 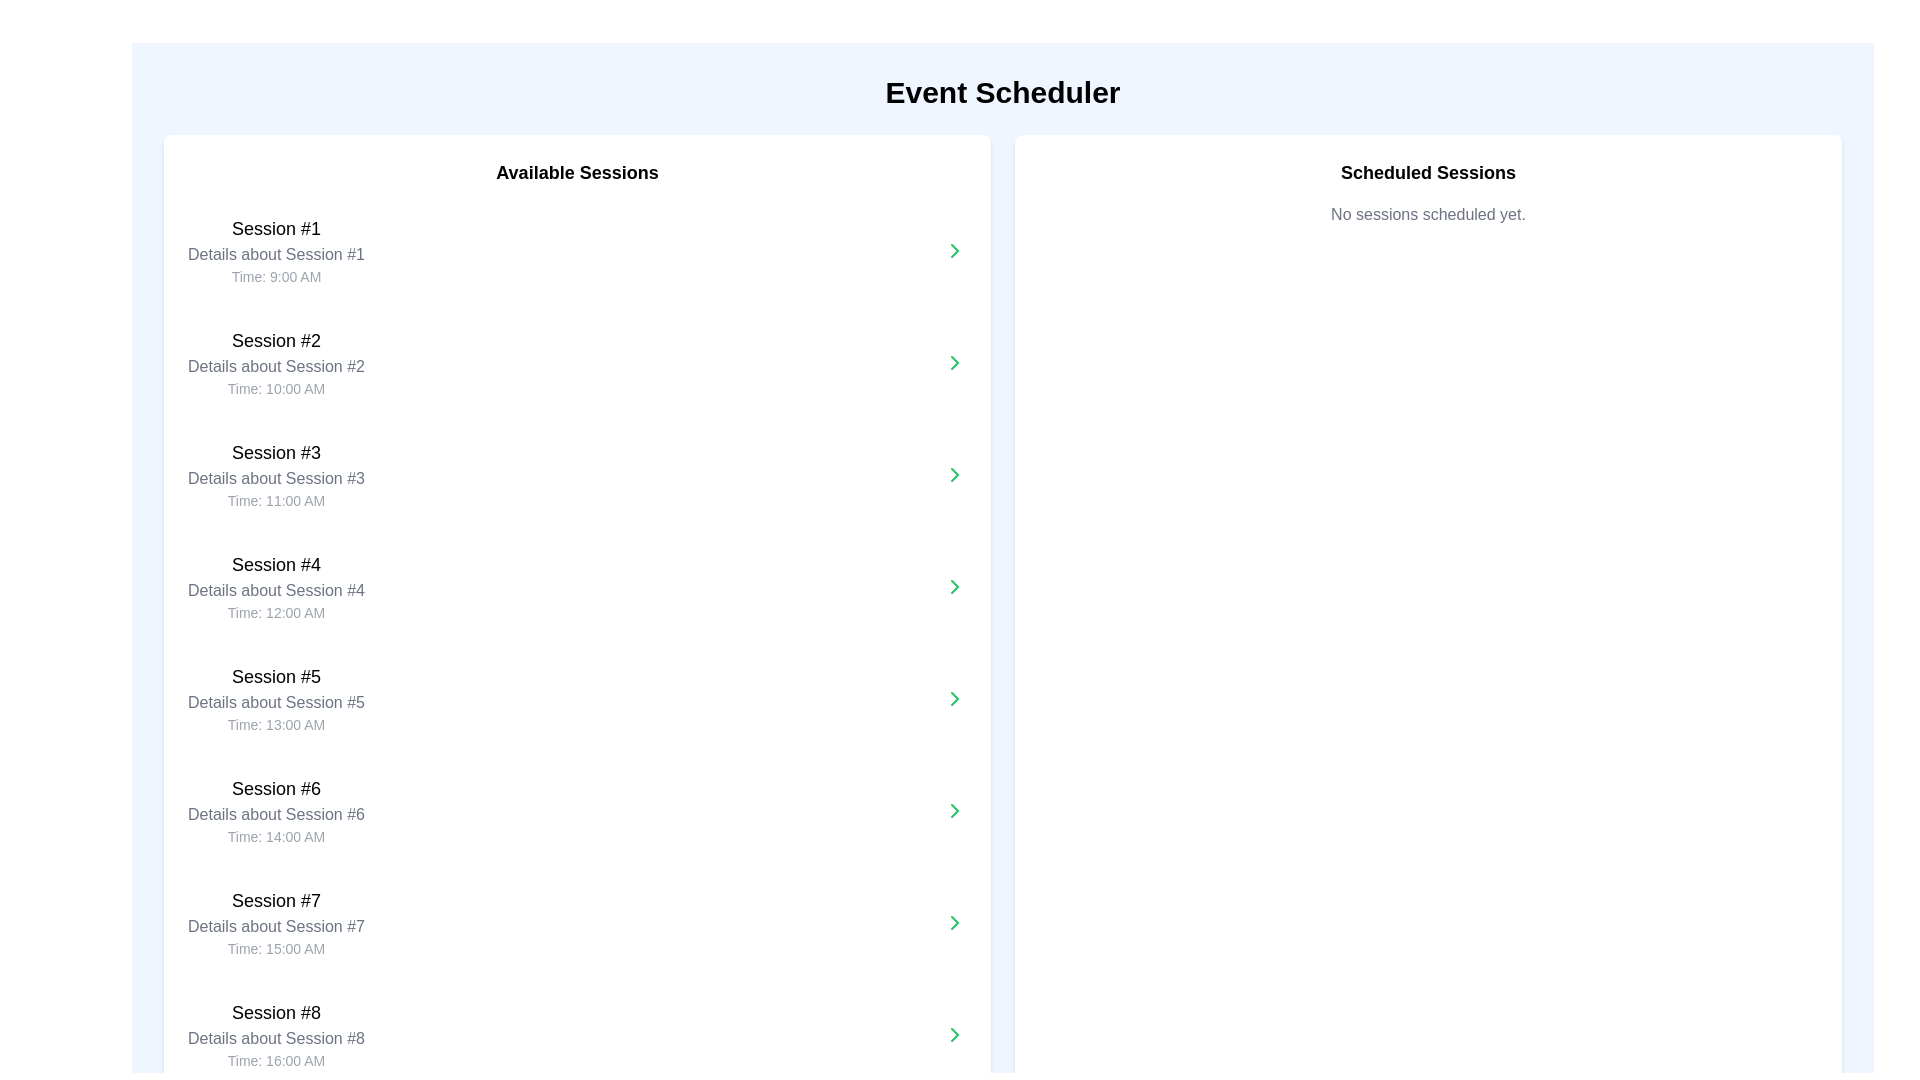 What do you see at coordinates (275, 725) in the screenshot?
I see `text displayed in the static label for 'Session #5', which provides information about the scheduled time of this session` at bounding box center [275, 725].